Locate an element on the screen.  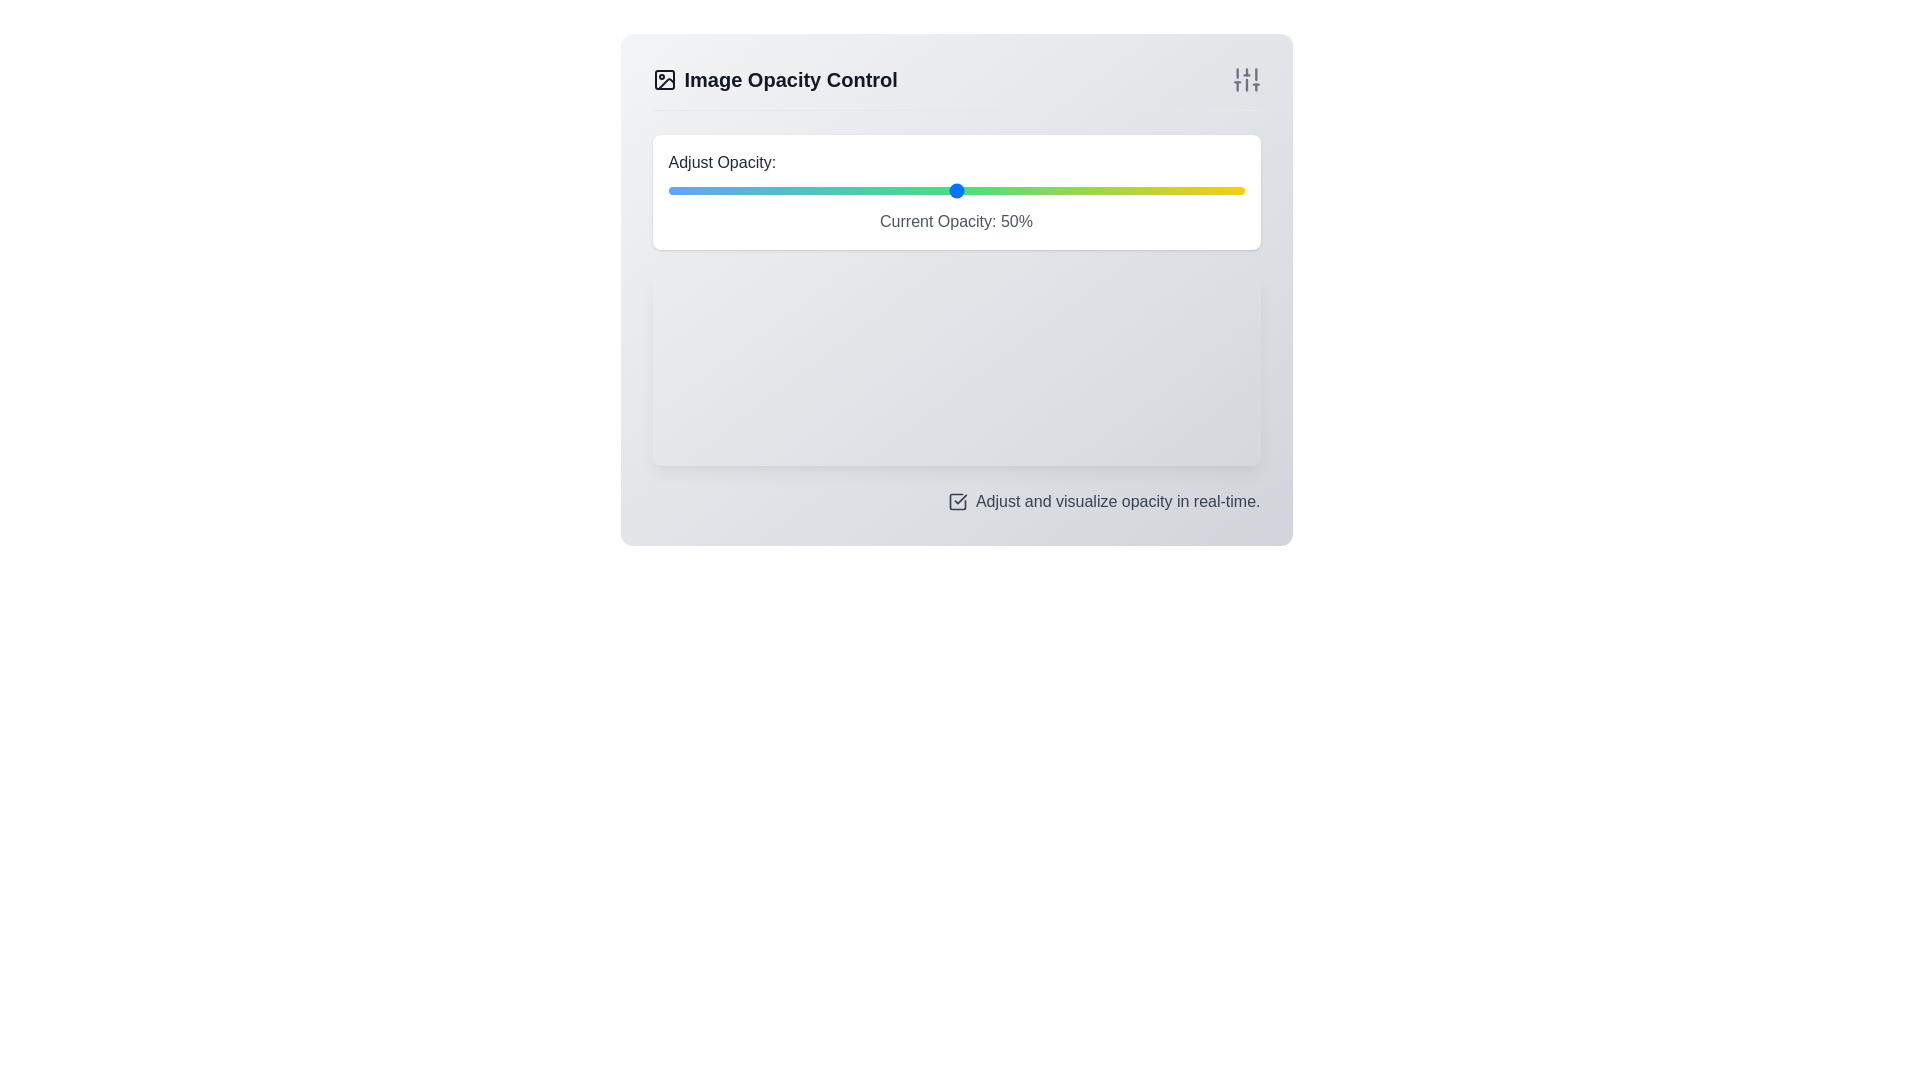
the opacity is located at coordinates (1158, 191).